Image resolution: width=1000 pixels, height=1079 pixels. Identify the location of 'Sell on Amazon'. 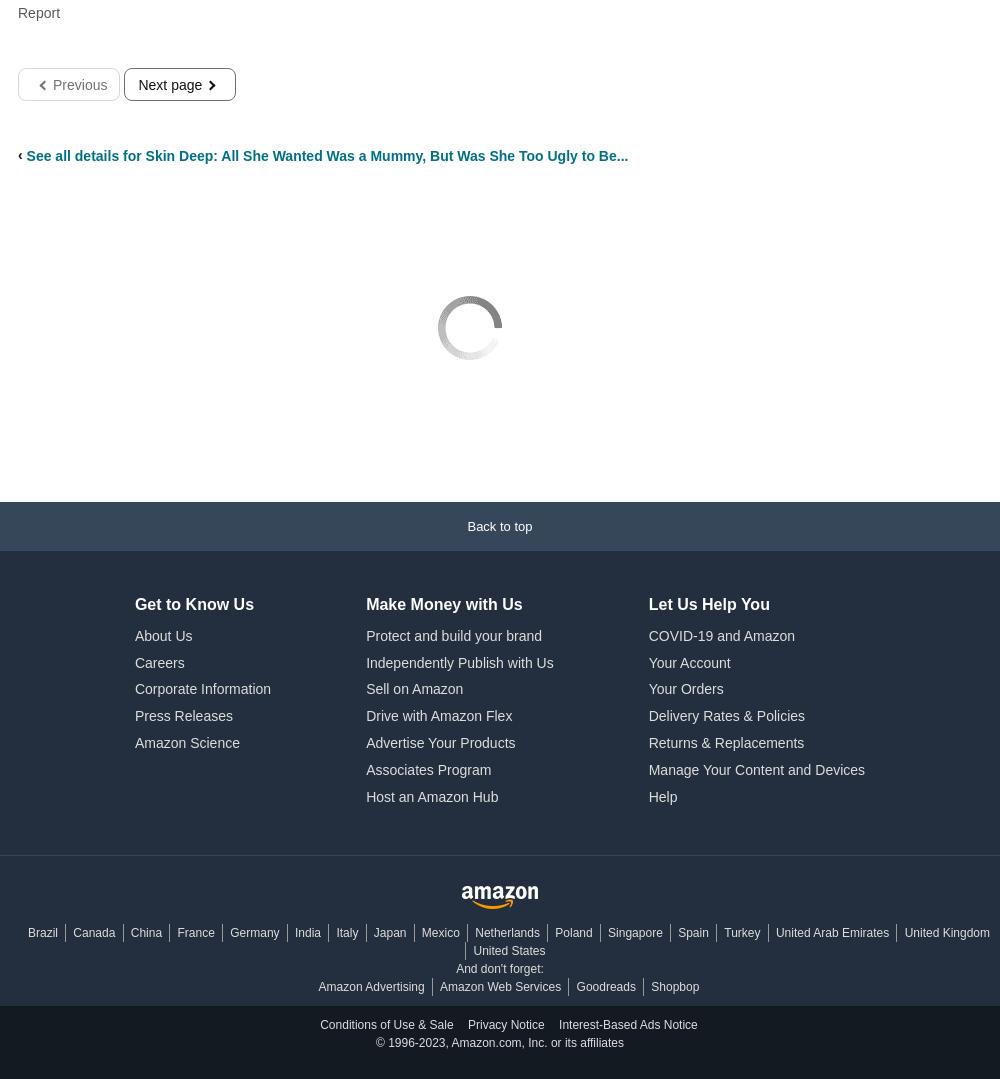
(414, 689).